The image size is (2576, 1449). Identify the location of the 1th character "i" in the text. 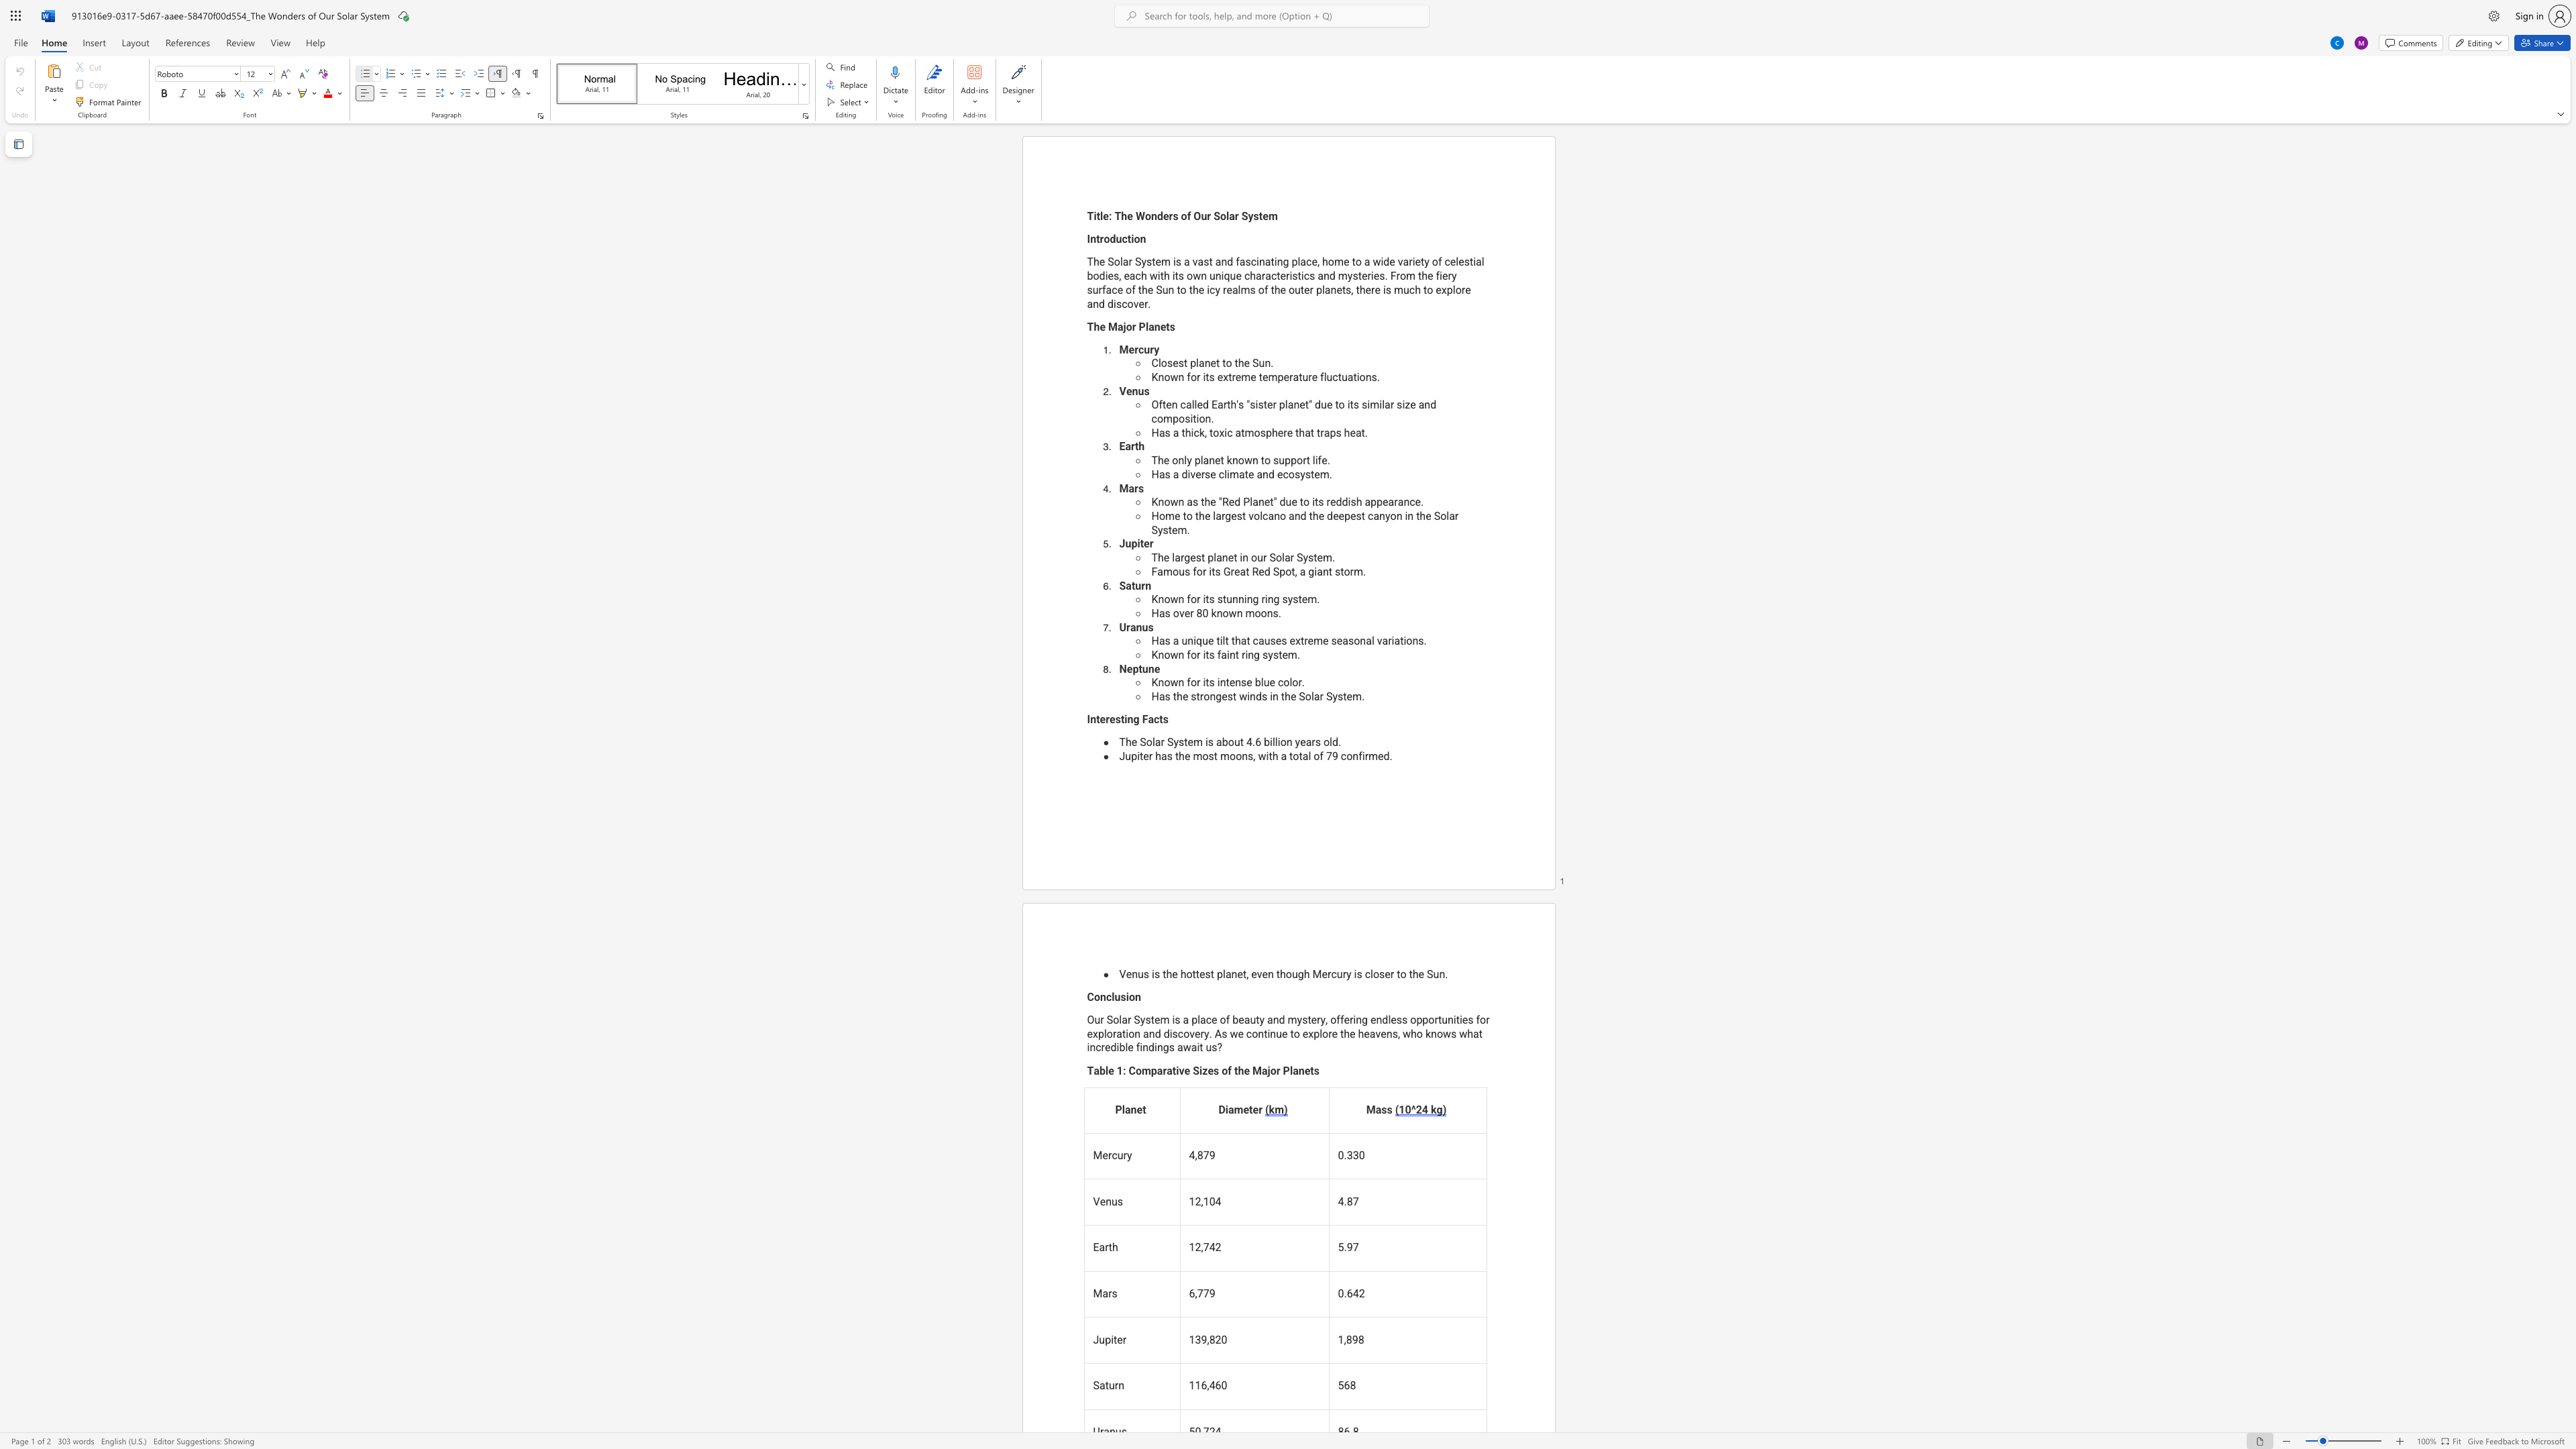
(1126, 719).